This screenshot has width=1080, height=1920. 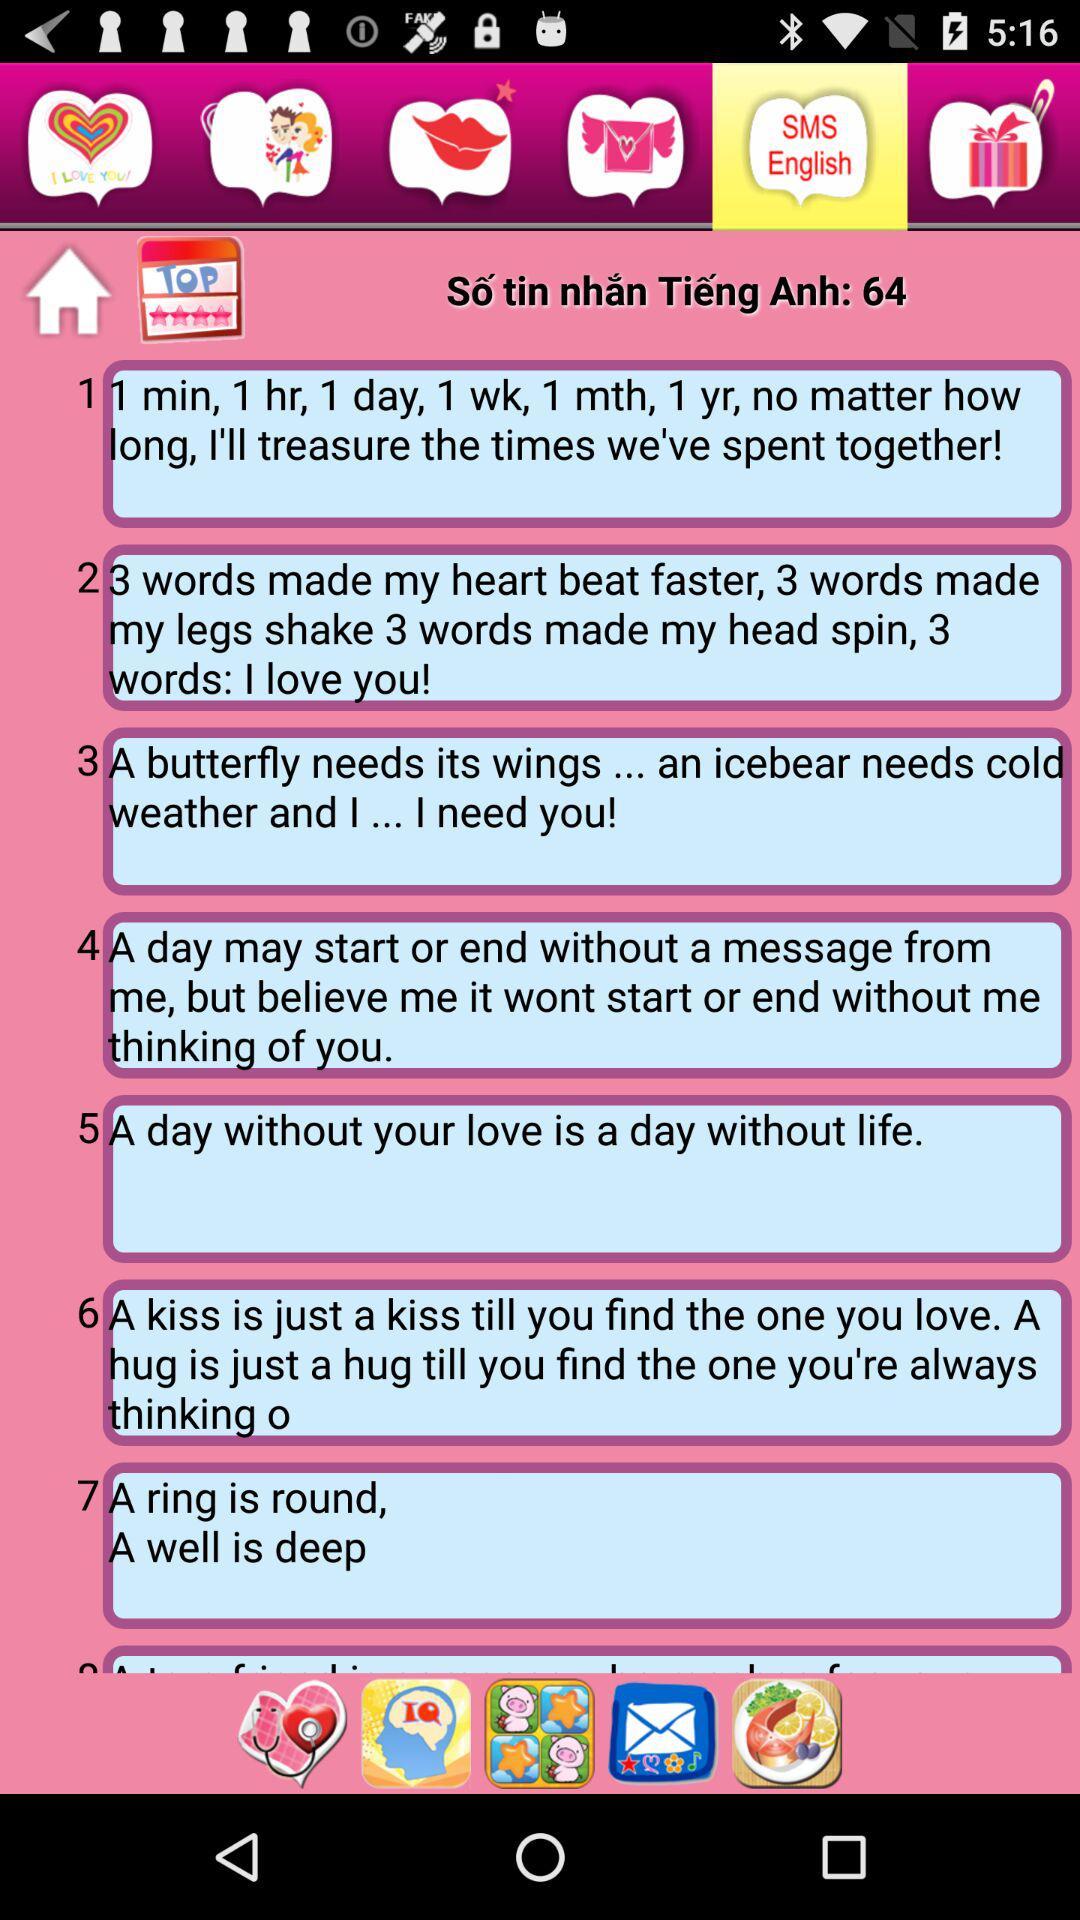 I want to click on iq section, so click(x=414, y=1732).